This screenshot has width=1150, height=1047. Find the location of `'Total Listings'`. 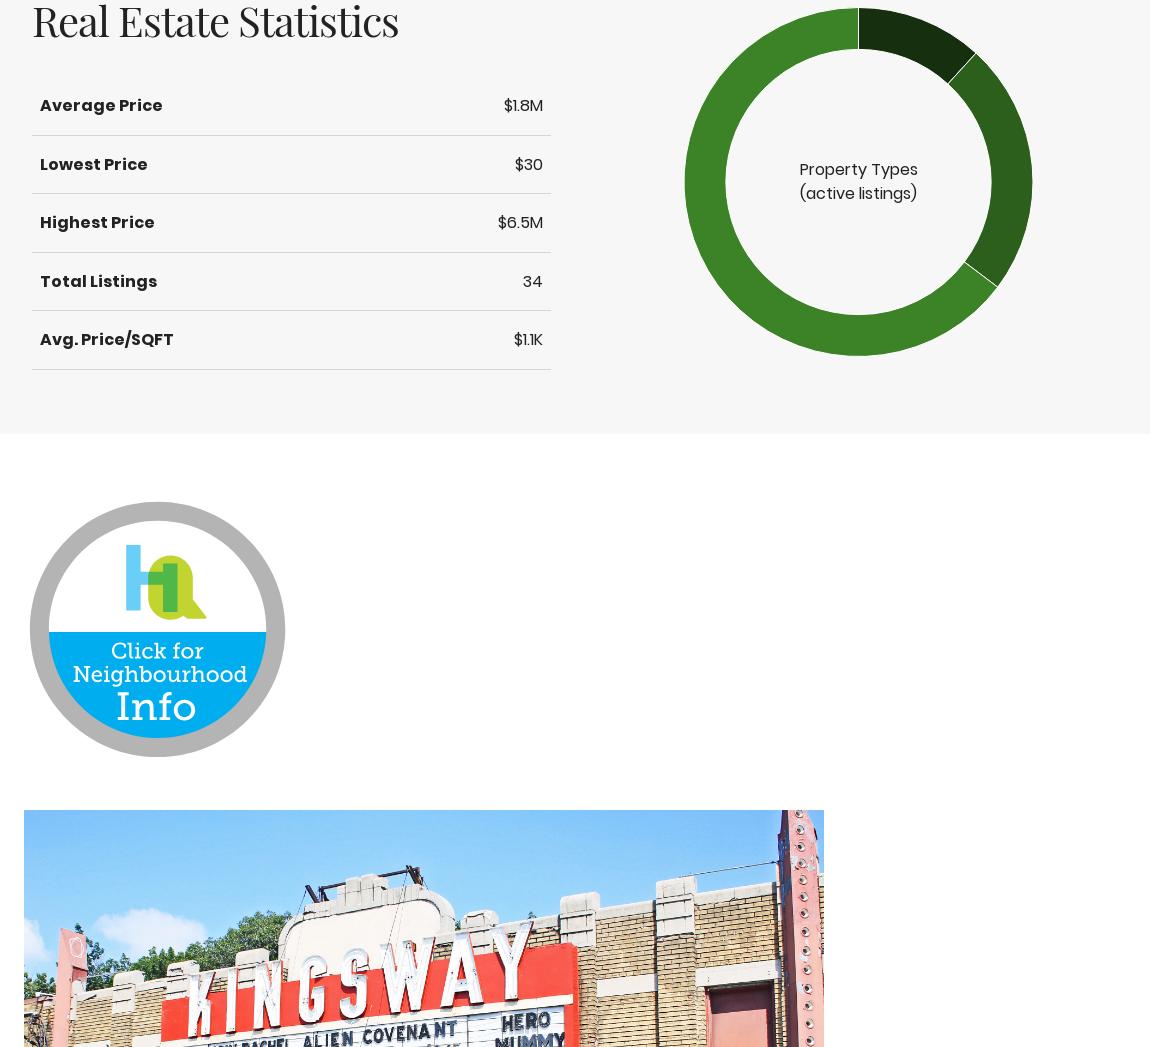

'Total Listings' is located at coordinates (97, 280).